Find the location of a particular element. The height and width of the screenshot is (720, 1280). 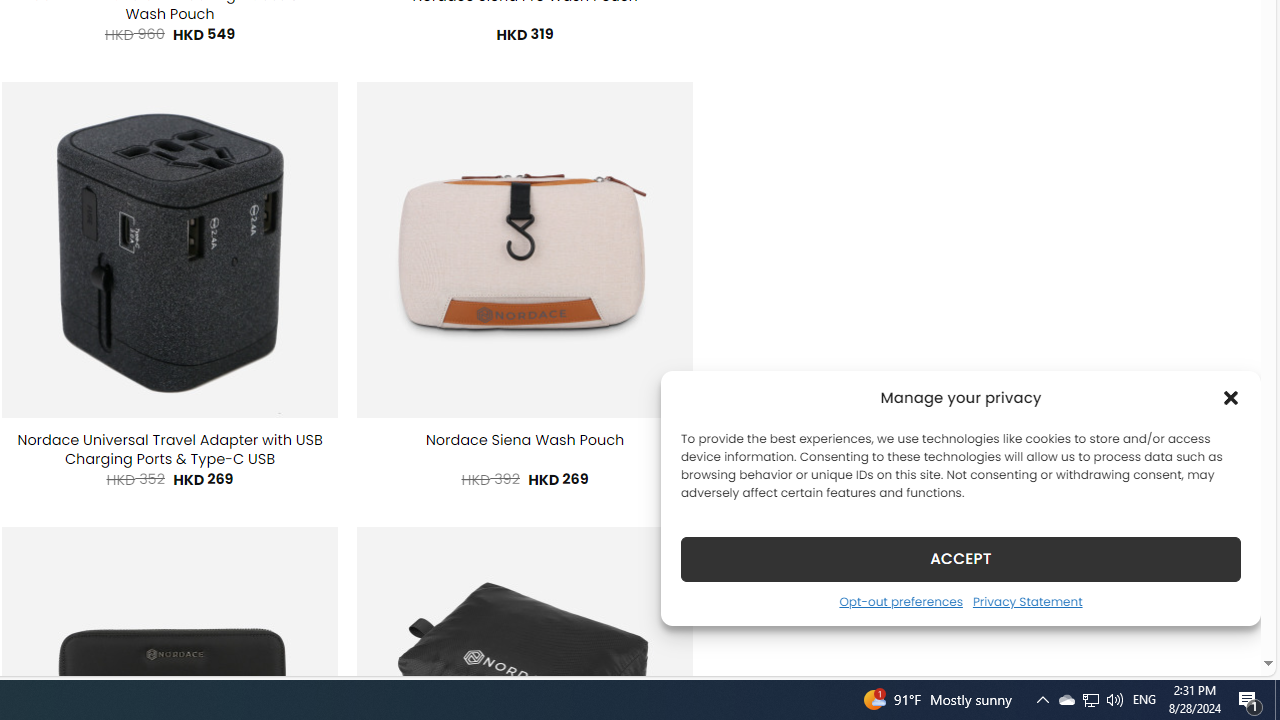

'Opt-out preferences' is located at coordinates (899, 600).